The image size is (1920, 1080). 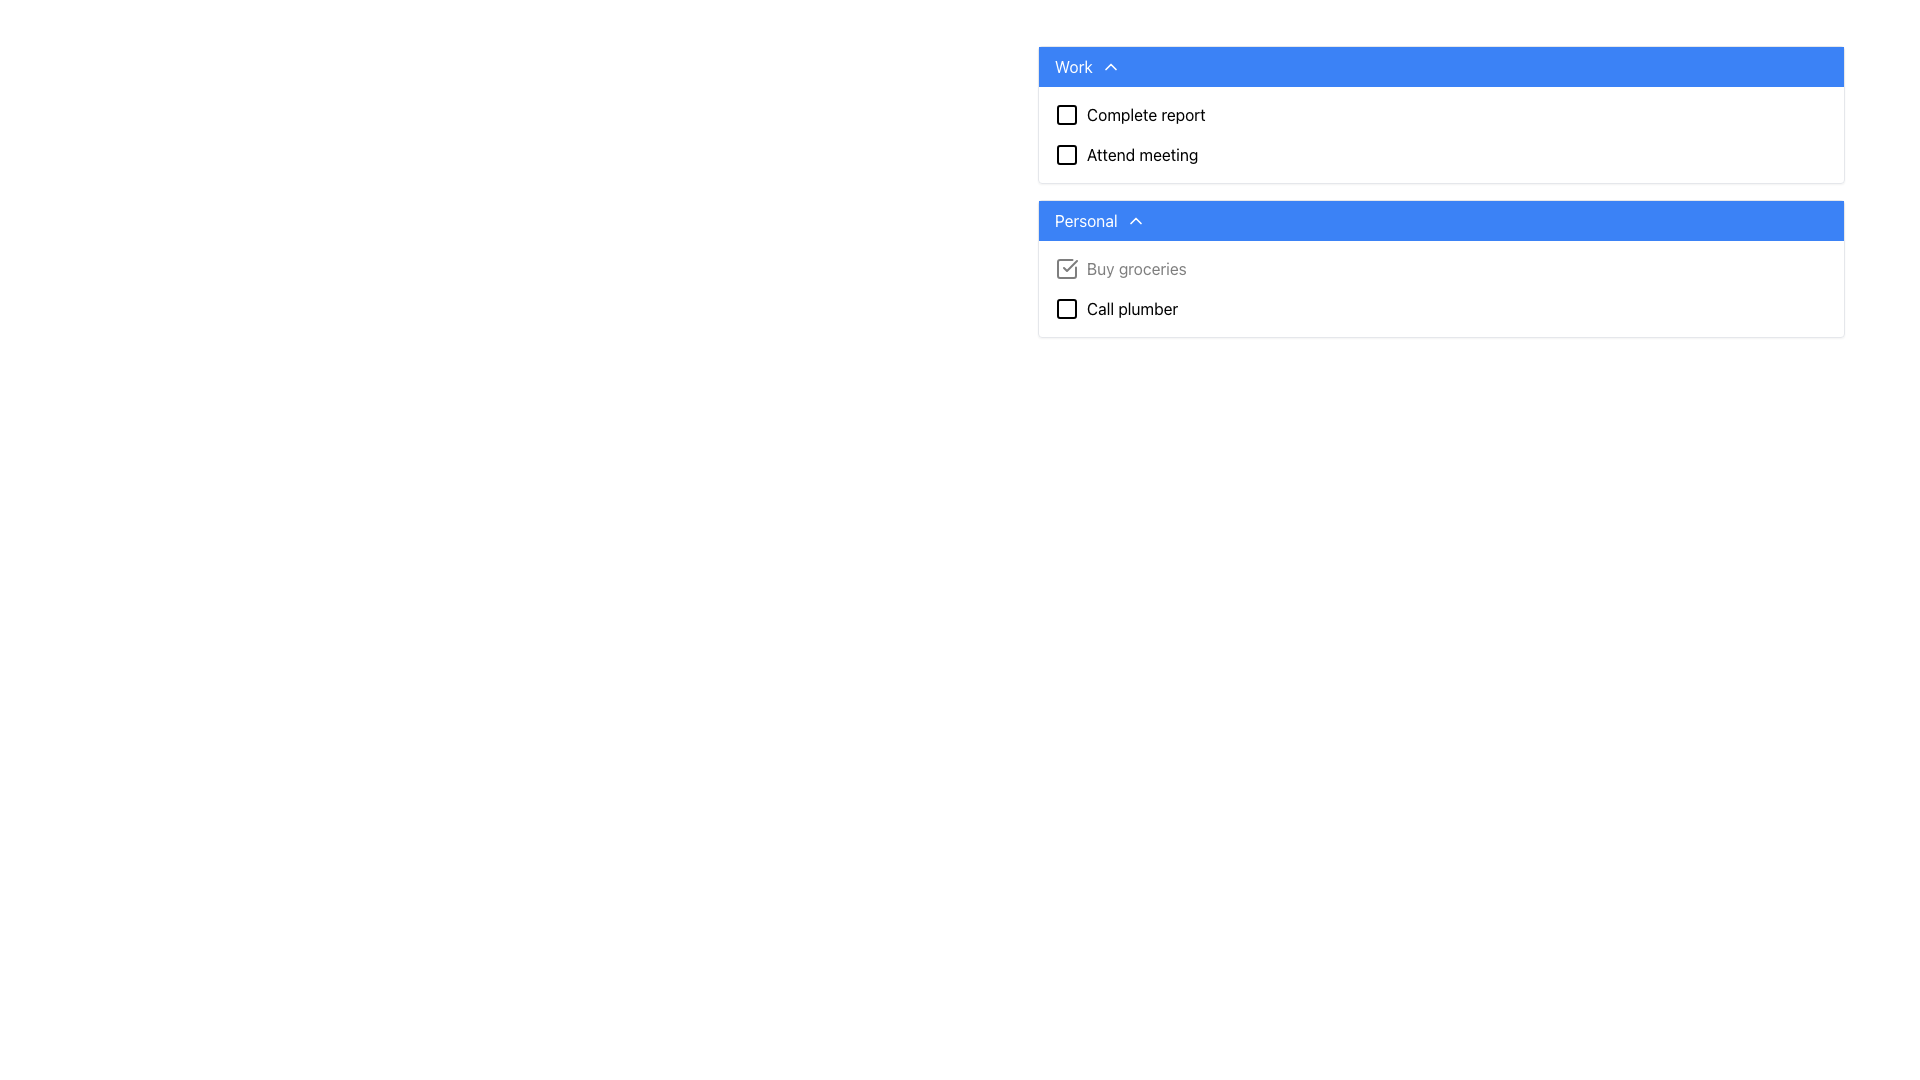 What do you see at coordinates (1065, 153) in the screenshot?
I see `the checkbox with a black border located to the left of the text 'Attend meeting'` at bounding box center [1065, 153].